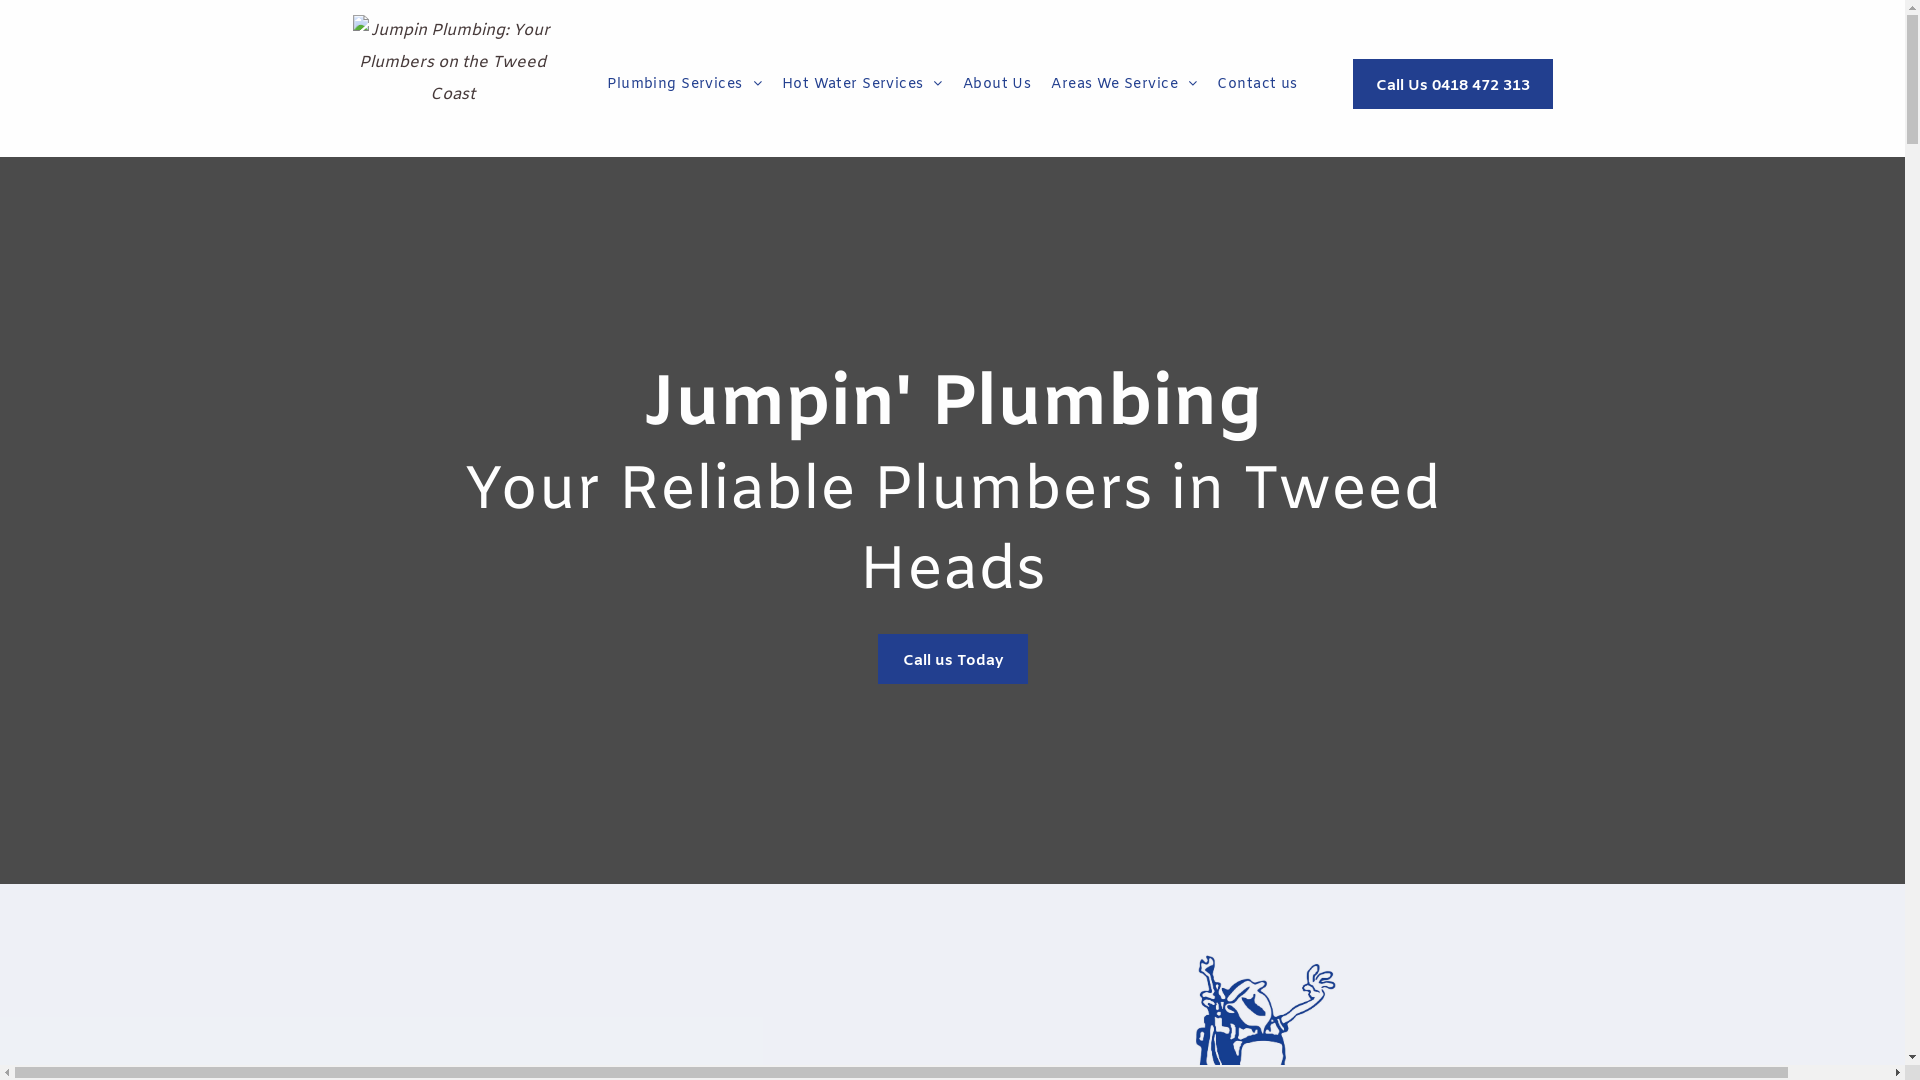 The height and width of the screenshot is (1080, 1920). I want to click on 'Areas We Service', so click(1123, 83).